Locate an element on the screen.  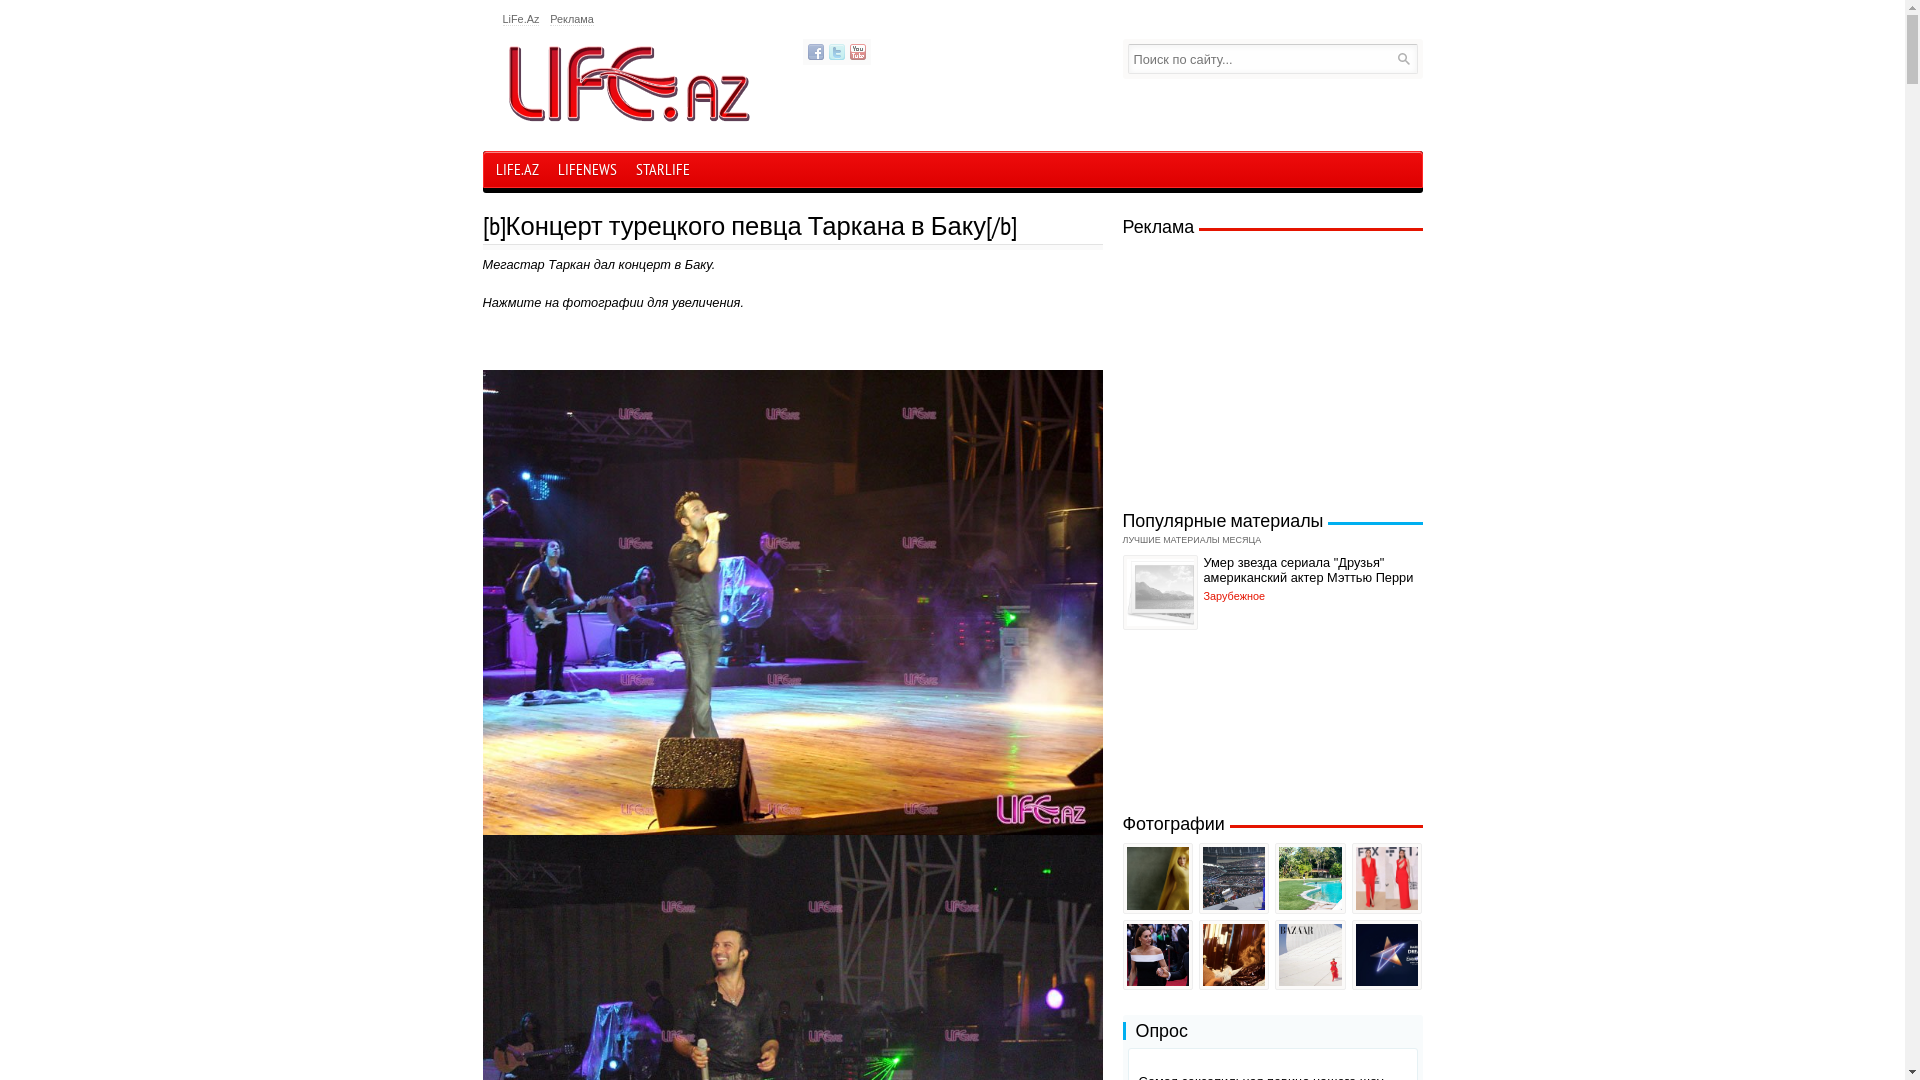
'Twitter' is located at coordinates (835, 50).